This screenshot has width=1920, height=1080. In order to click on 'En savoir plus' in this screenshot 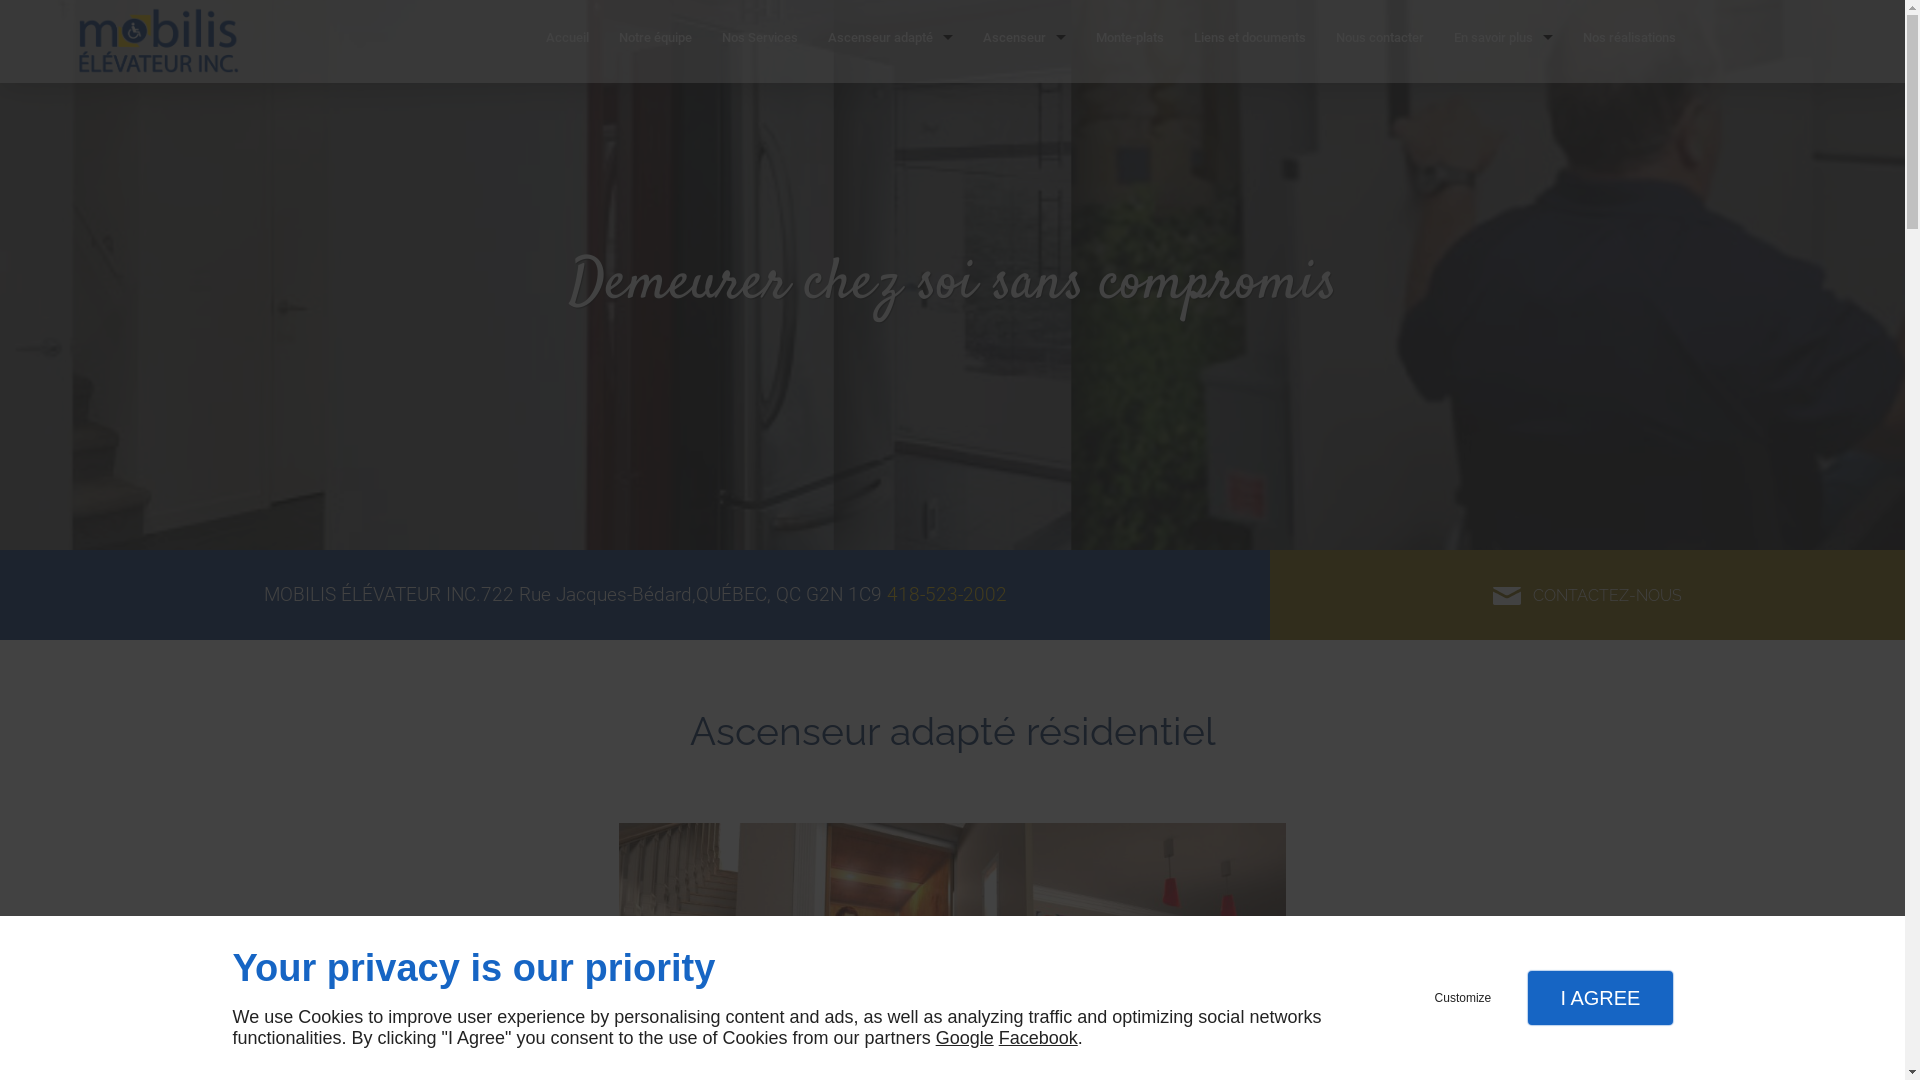, I will do `click(1503, 41)`.